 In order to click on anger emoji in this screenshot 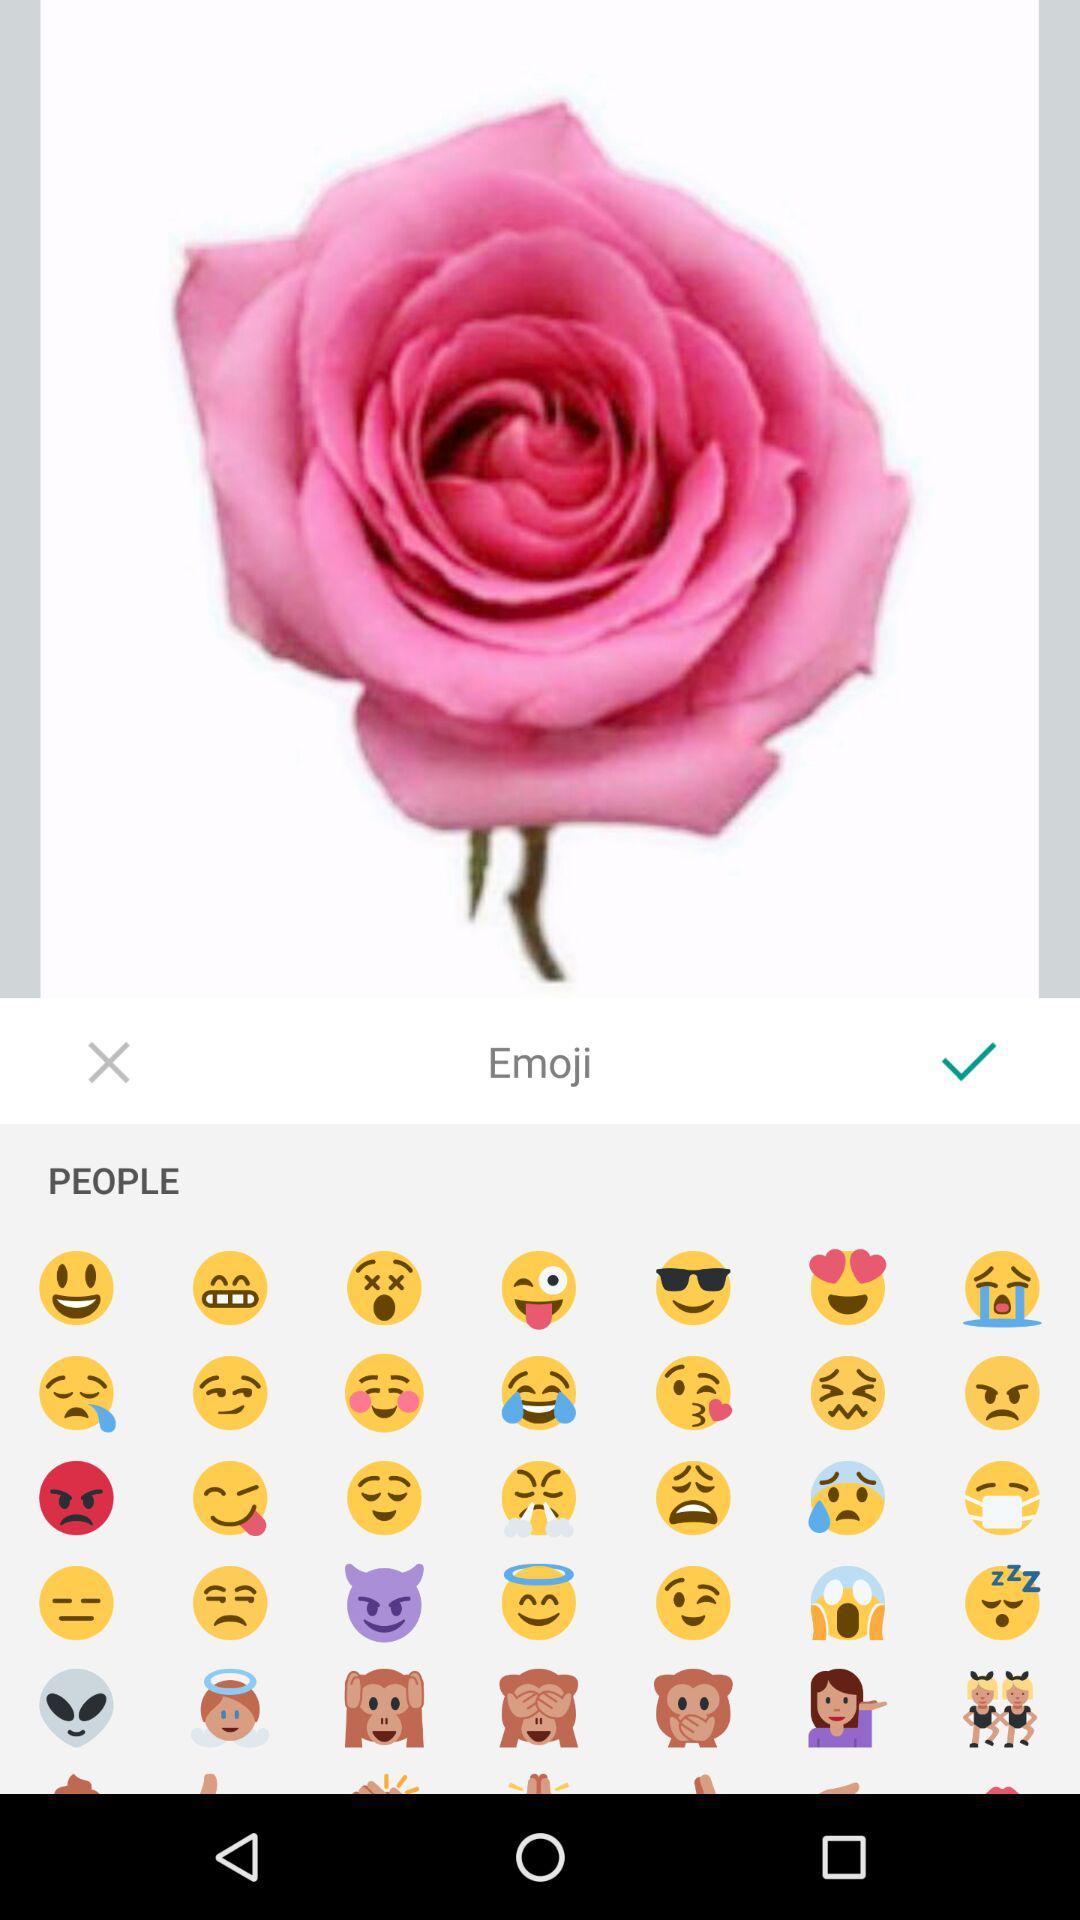, I will do `click(1002, 1392)`.